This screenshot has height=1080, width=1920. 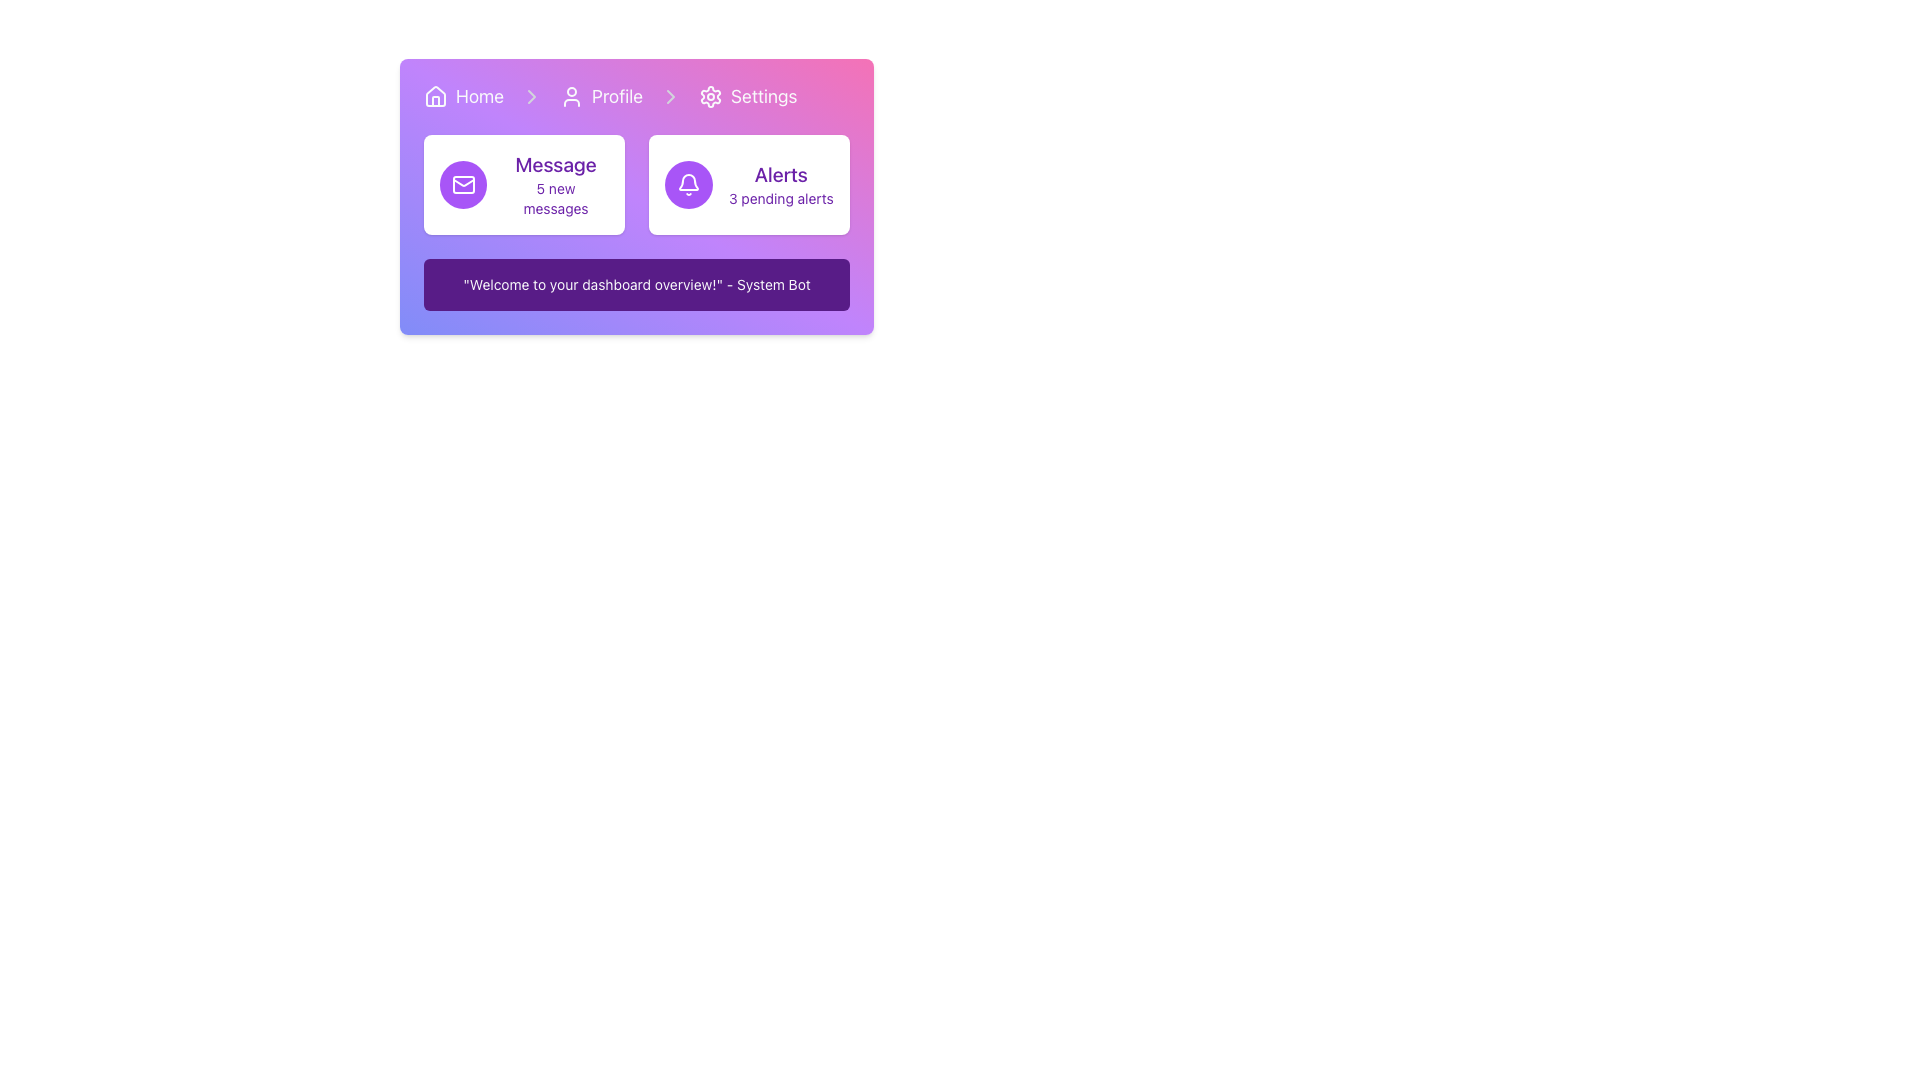 What do you see at coordinates (689, 185) in the screenshot?
I see `the bell icon with a purple circular background located on the right side of the dashboard interface within the 'Alerts' card` at bounding box center [689, 185].